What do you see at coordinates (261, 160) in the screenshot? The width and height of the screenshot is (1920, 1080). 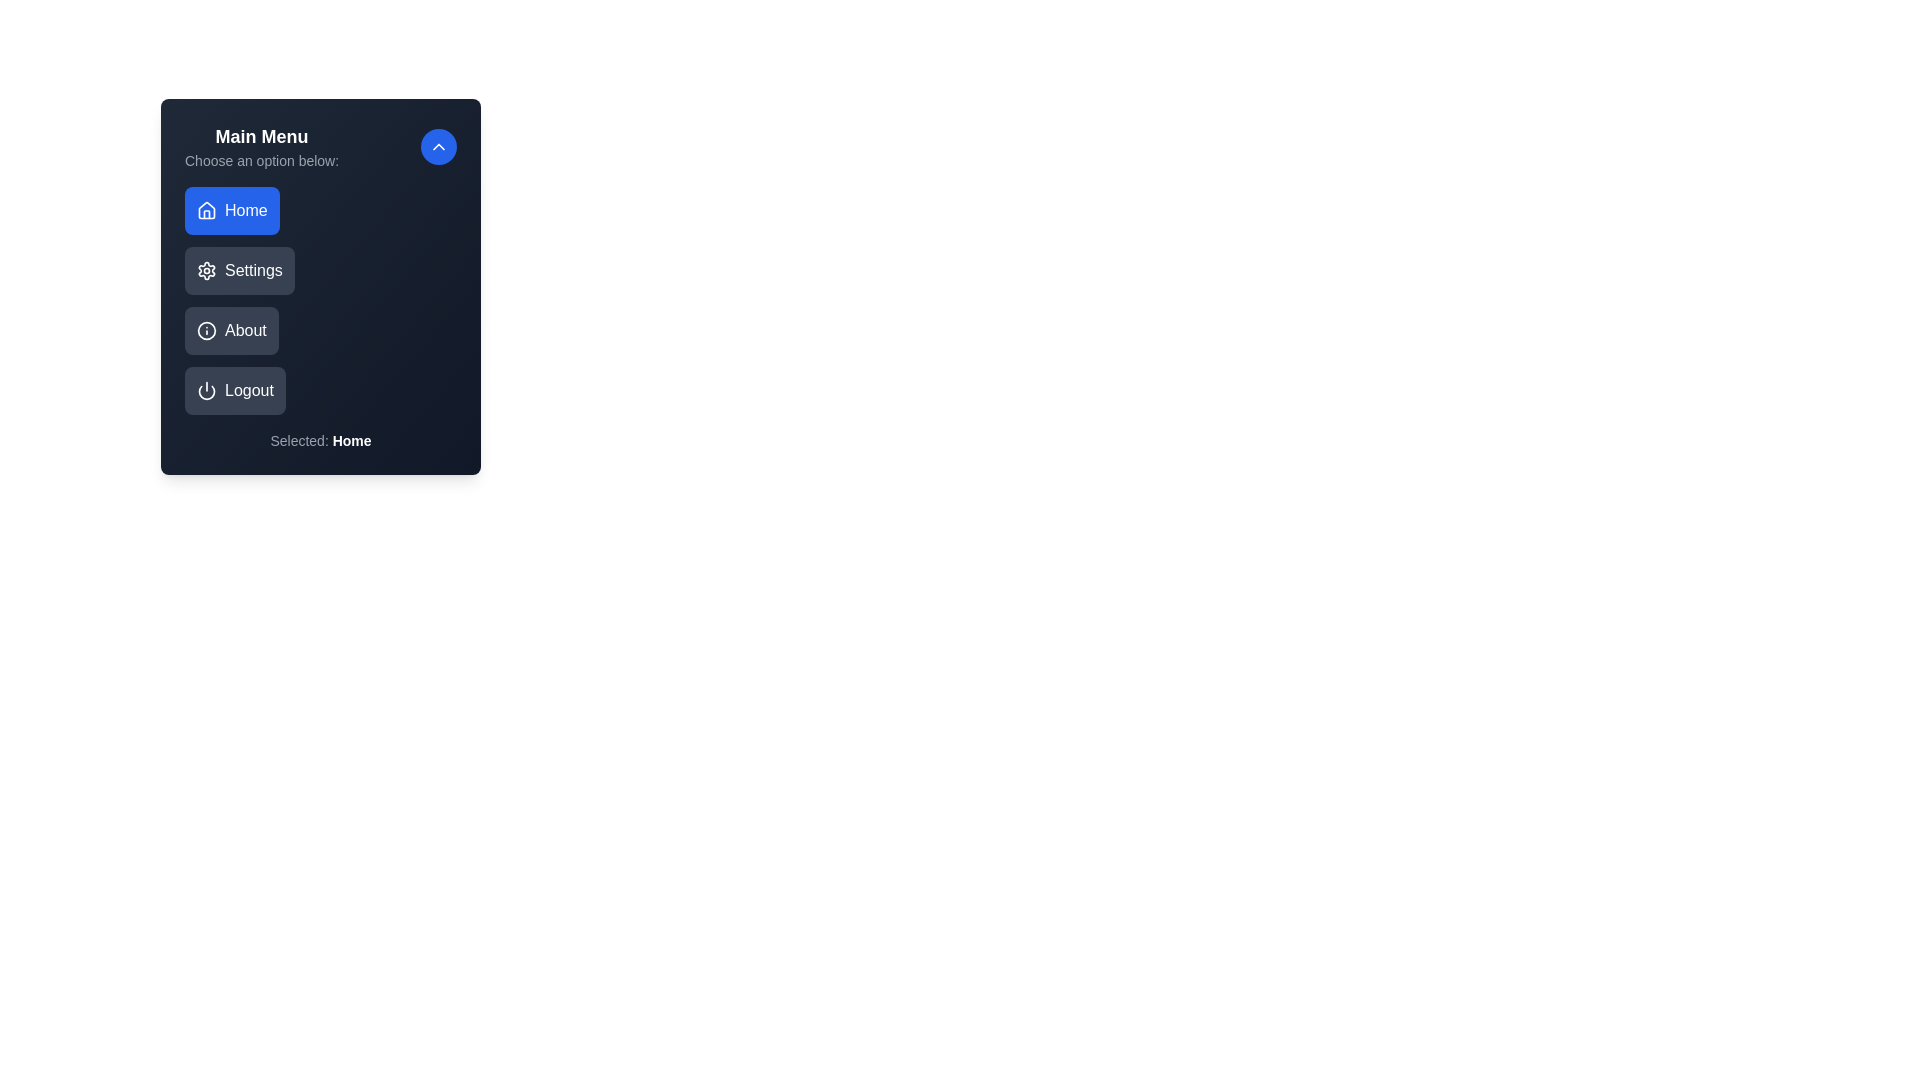 I see `the text label displaying 'Choose an option below:' which is styled in light gray and located beneath the 'Main Menu' title` at bounding box center [261, 160].